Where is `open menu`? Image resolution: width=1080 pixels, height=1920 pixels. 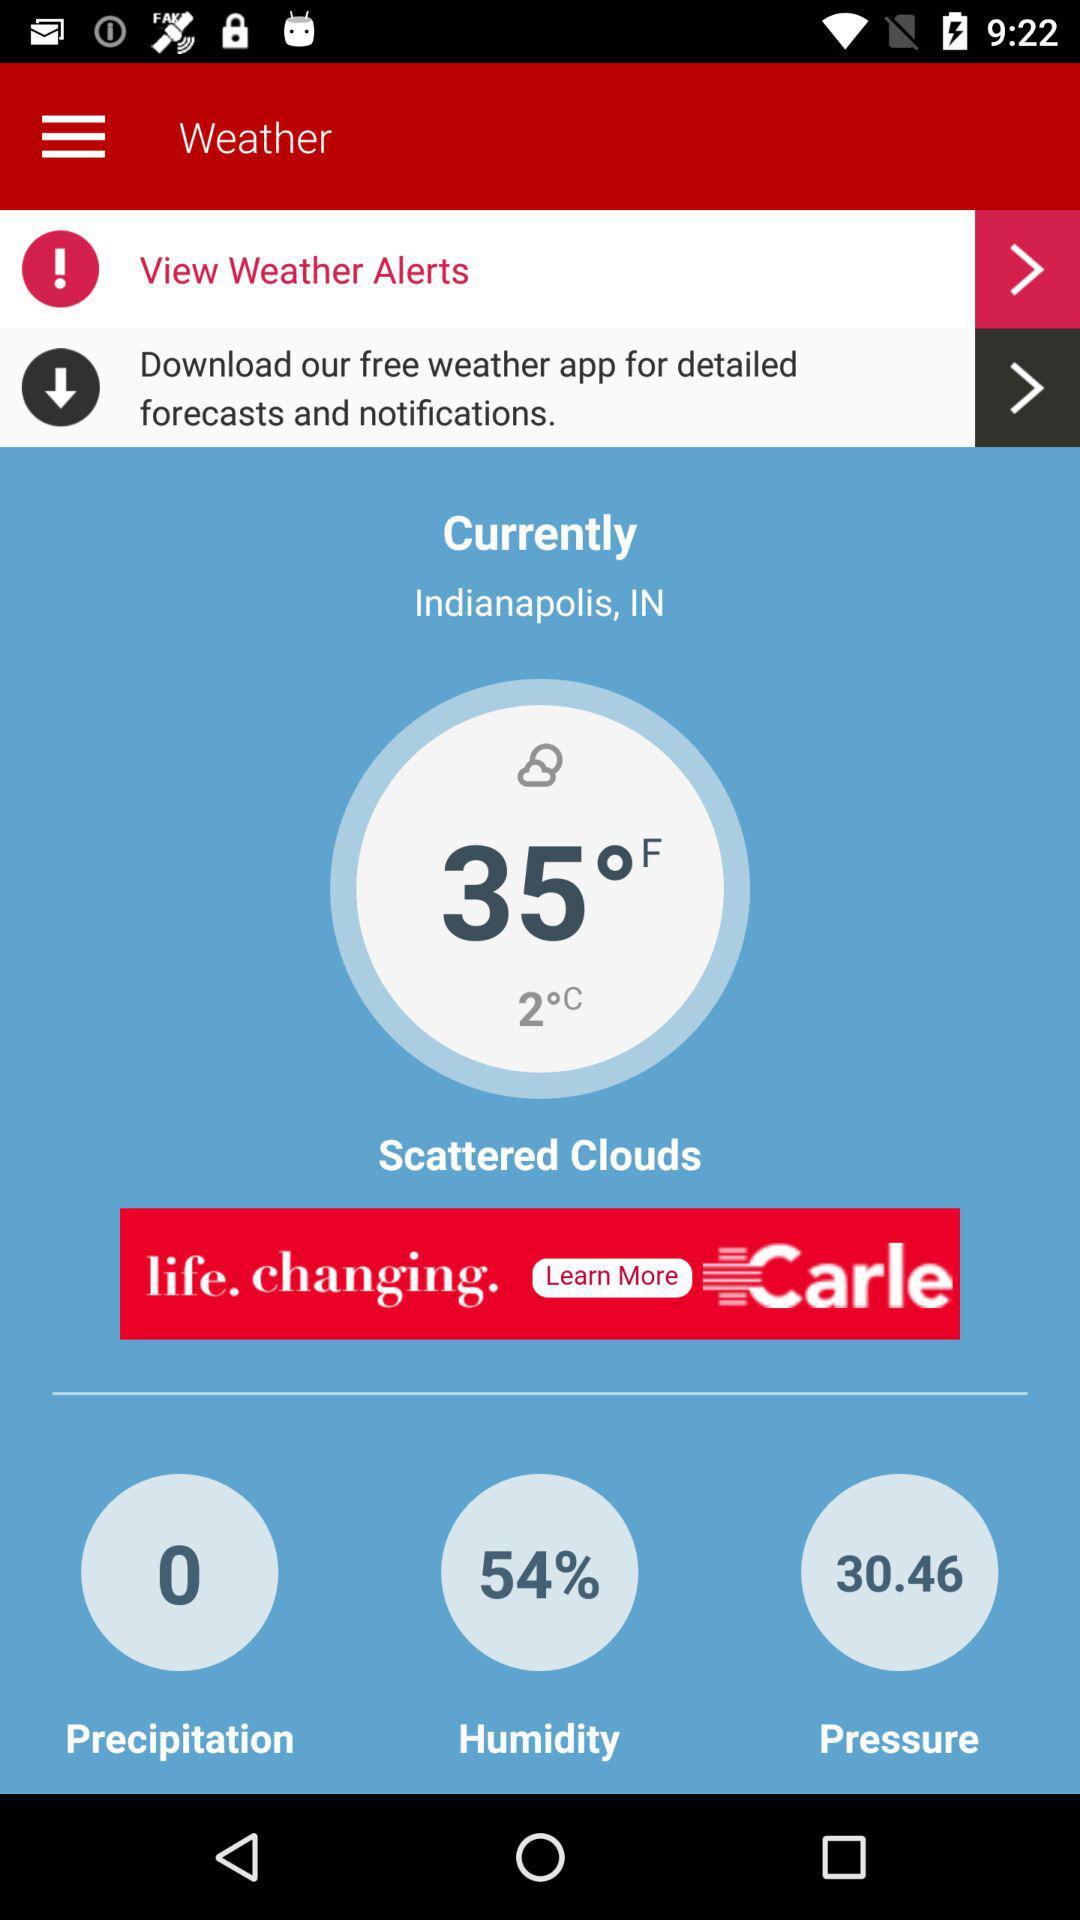 open menu is located at coordinates (72, 135).